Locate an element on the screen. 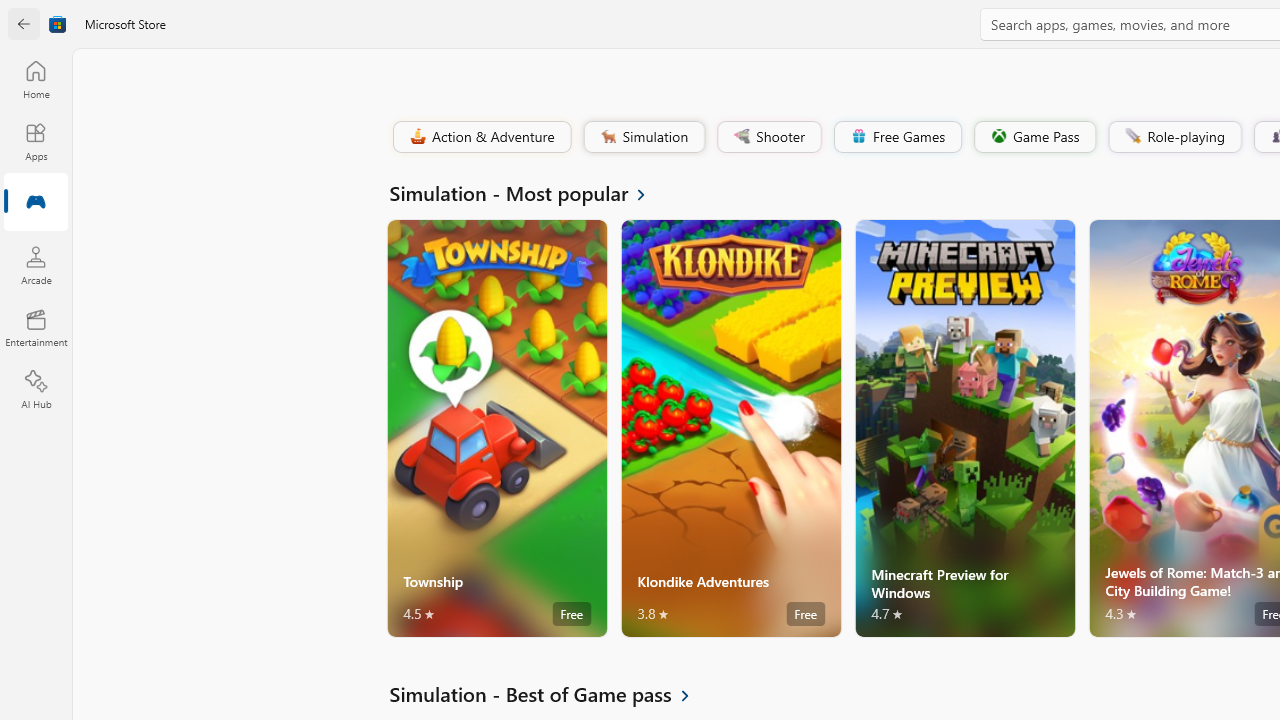  'Action & Adventure' is located at coordinates (480, 135).